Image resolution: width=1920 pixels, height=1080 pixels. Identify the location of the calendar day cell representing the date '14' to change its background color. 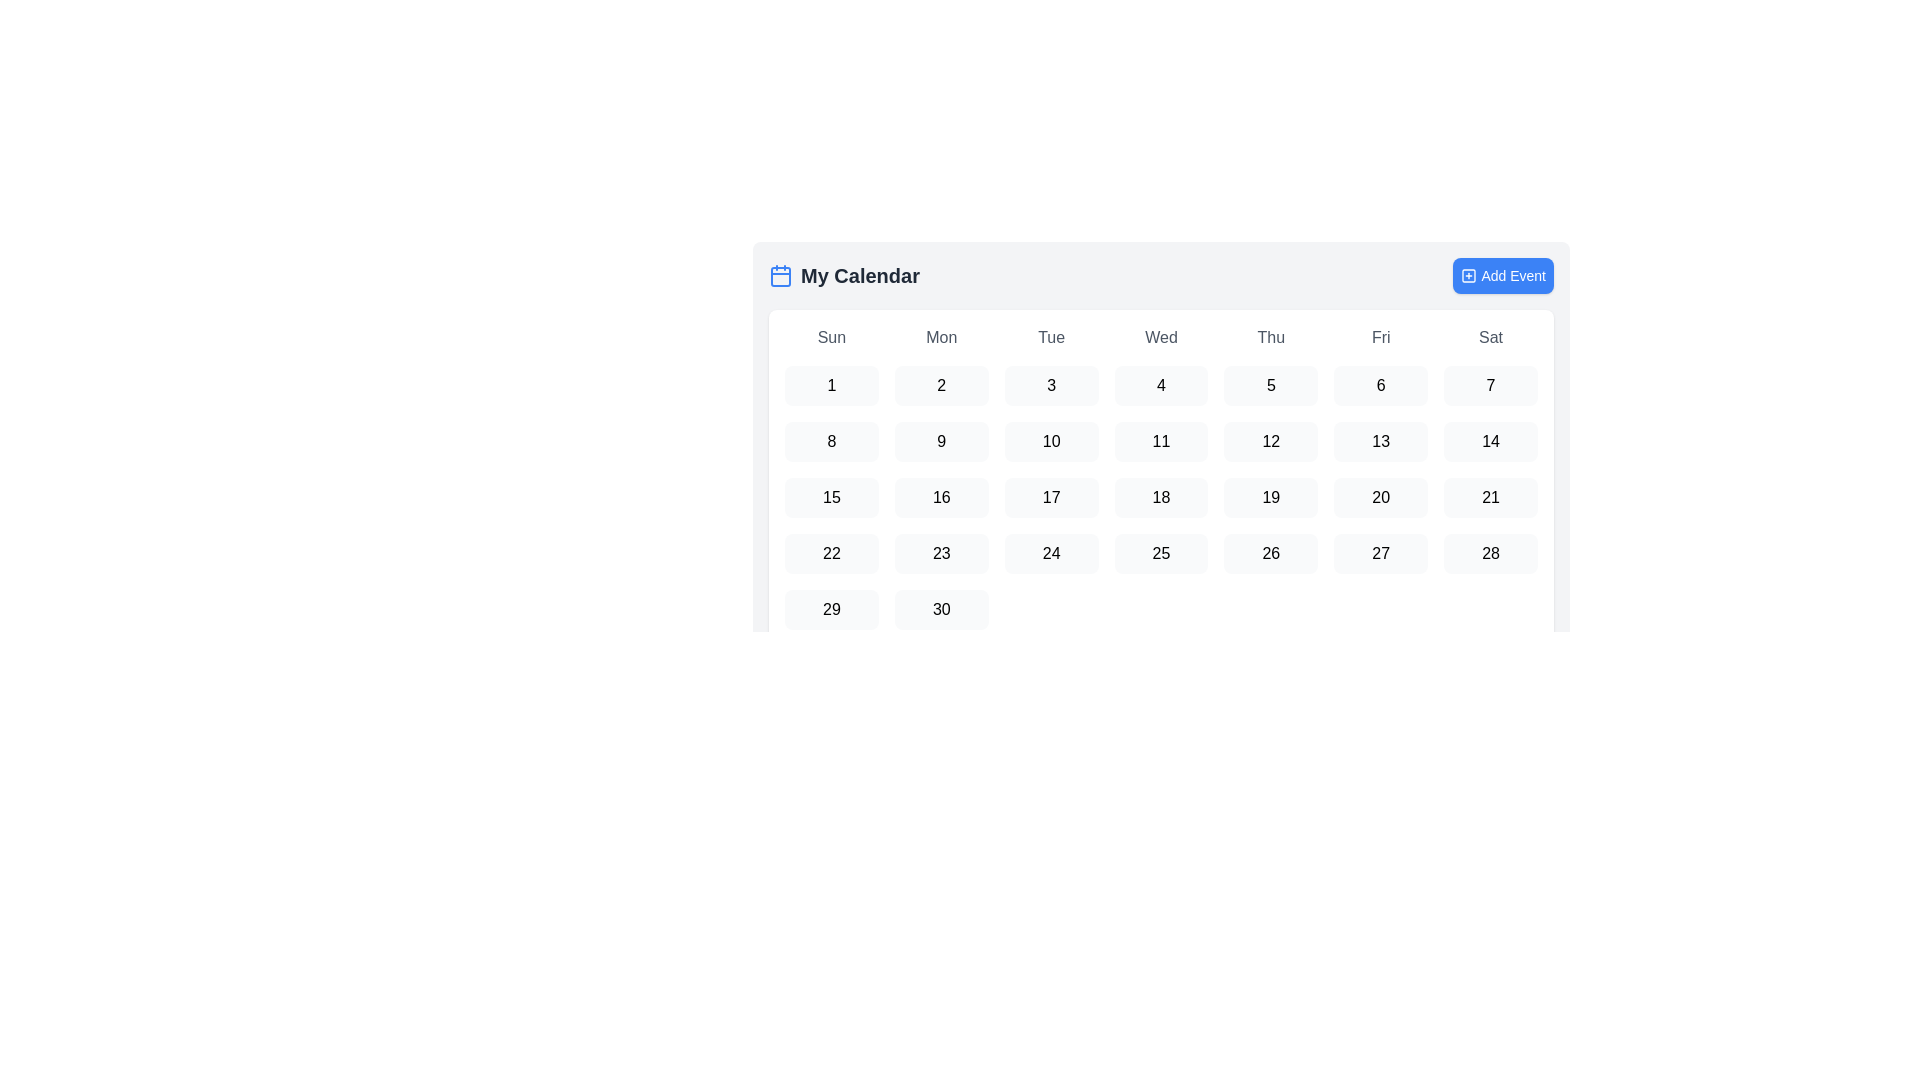
(1491, 441).